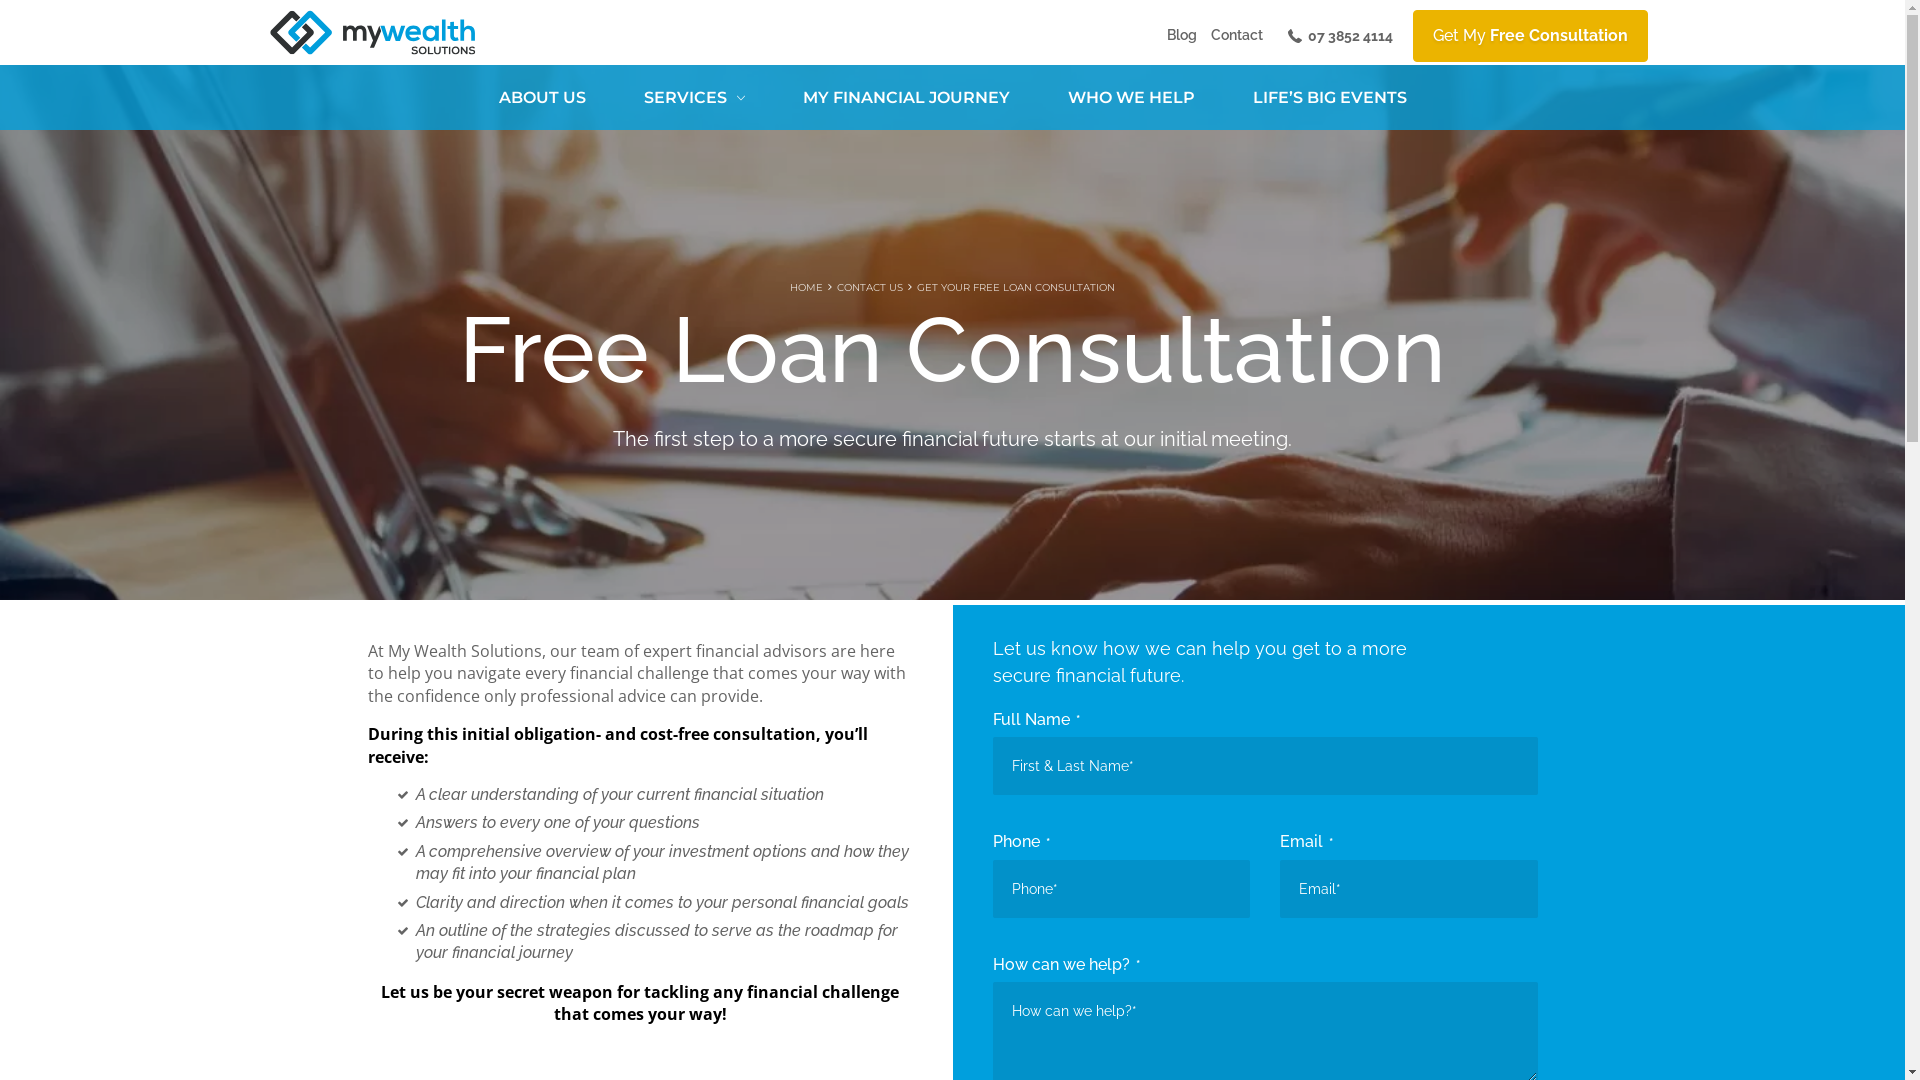  I want to click on 'Blog', so click(1181, 35).